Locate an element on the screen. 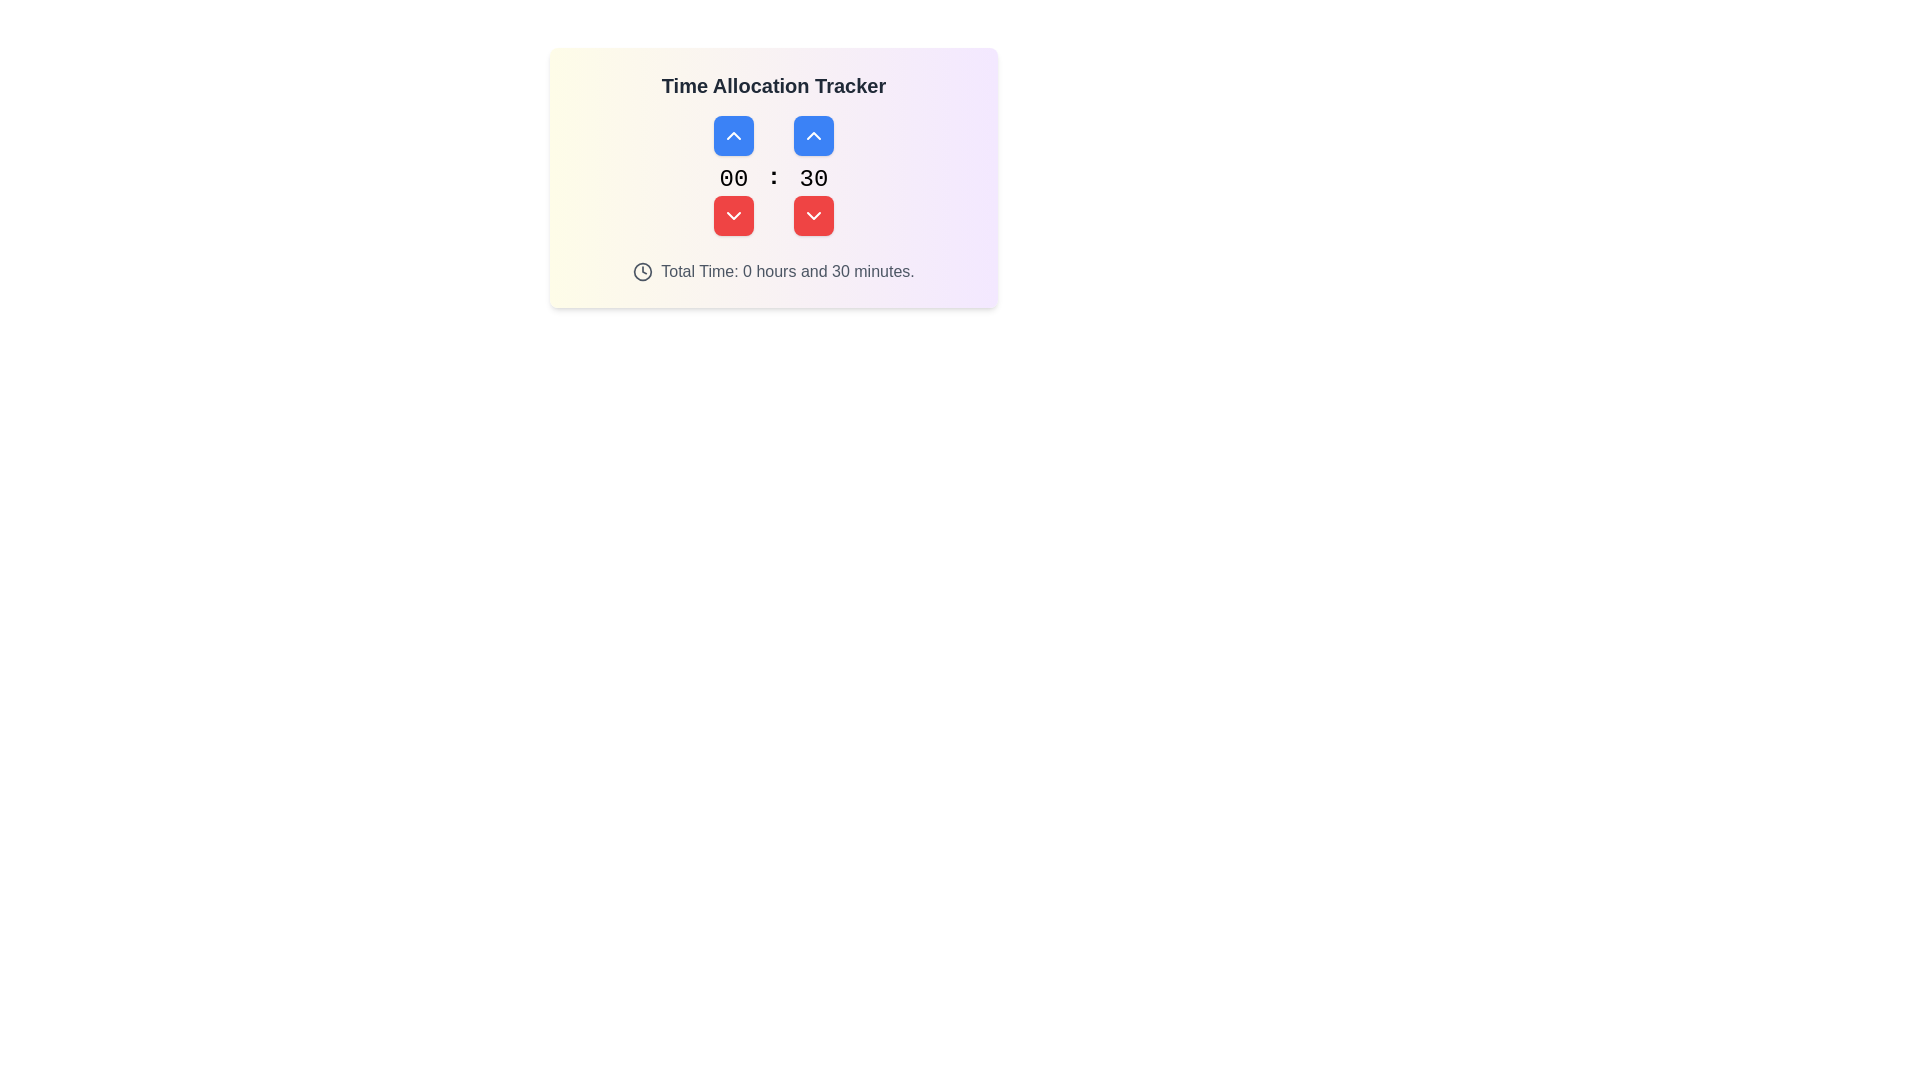  the numeric text display element showing '30', which is part of the time selection interface, located between the upward and downward arrow buttons is located at coordinates (814, 175).